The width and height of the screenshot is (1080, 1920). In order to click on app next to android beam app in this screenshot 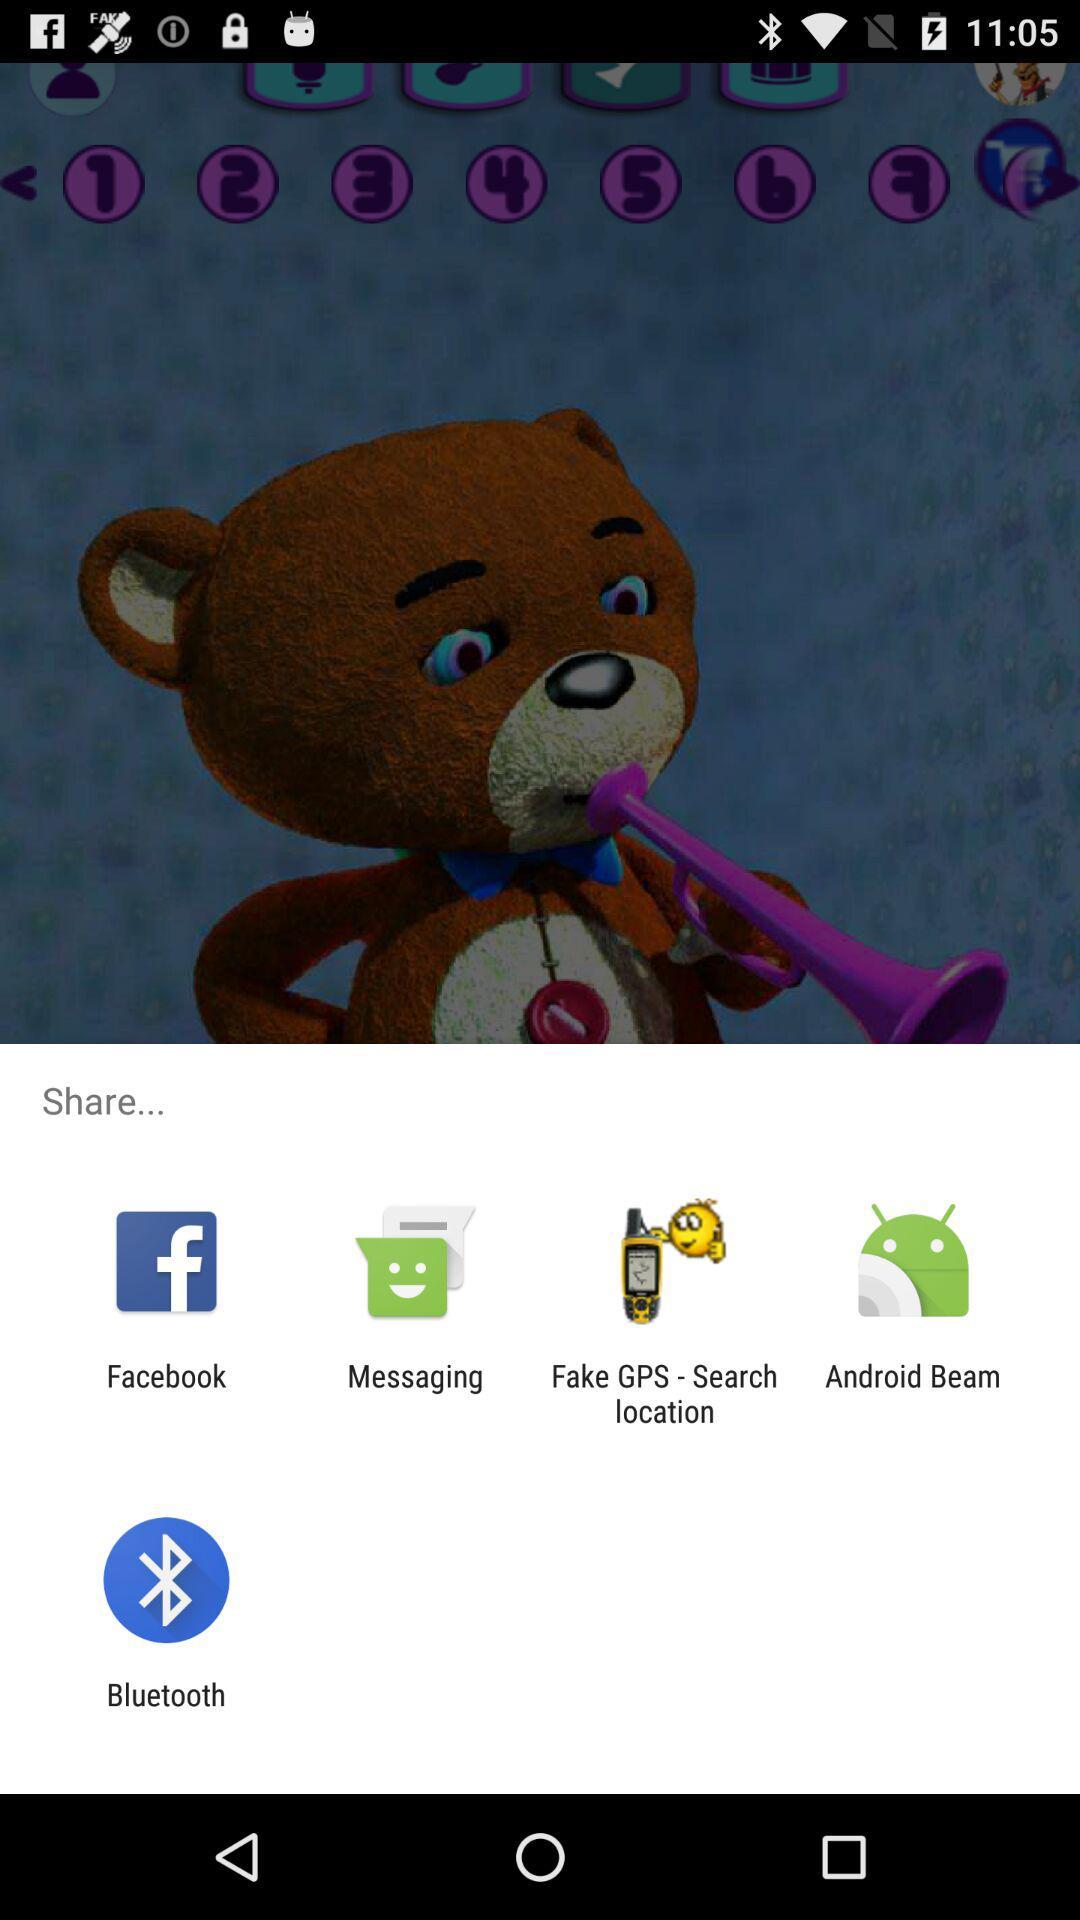, I will do `click(664, 1392)`.